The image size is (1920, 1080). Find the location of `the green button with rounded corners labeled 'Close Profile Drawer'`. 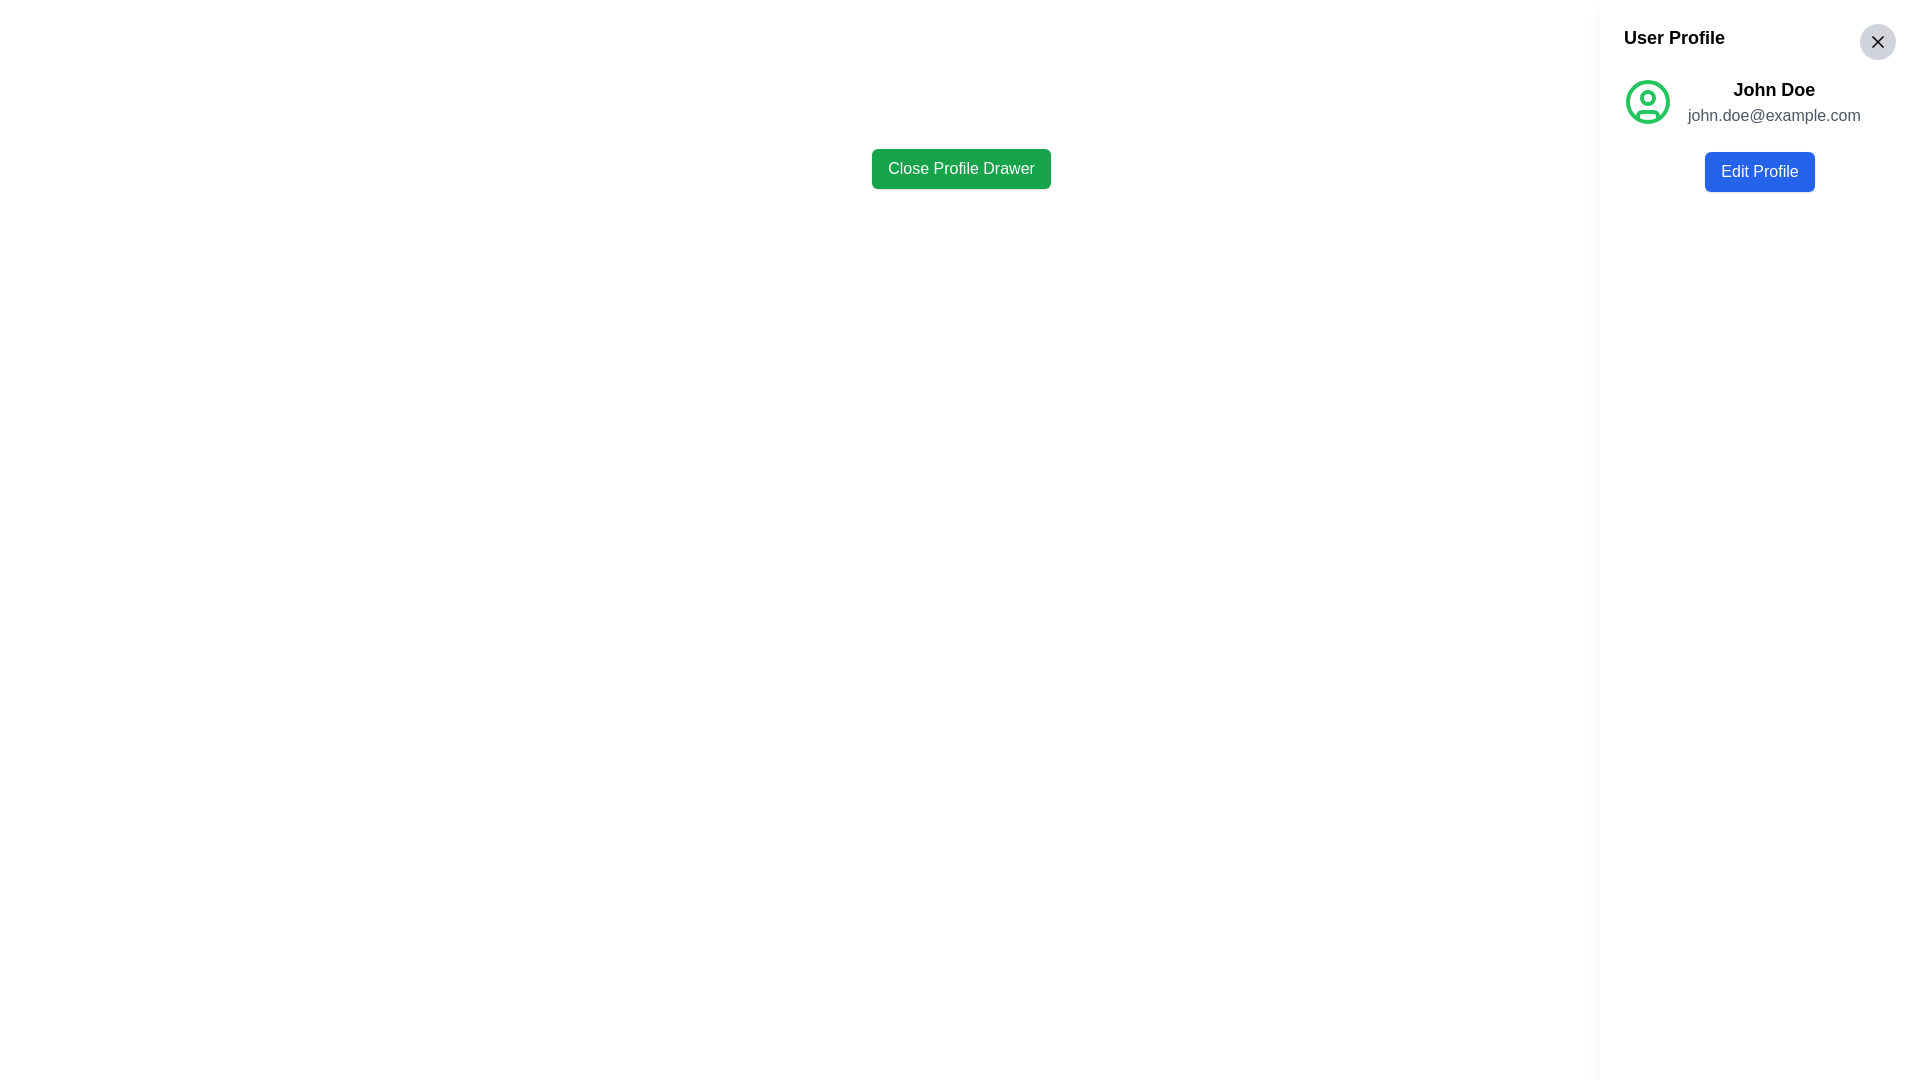

the green button with rounded corners labeled 'Close Profile Drawer' is located at coordinates (961, 168).